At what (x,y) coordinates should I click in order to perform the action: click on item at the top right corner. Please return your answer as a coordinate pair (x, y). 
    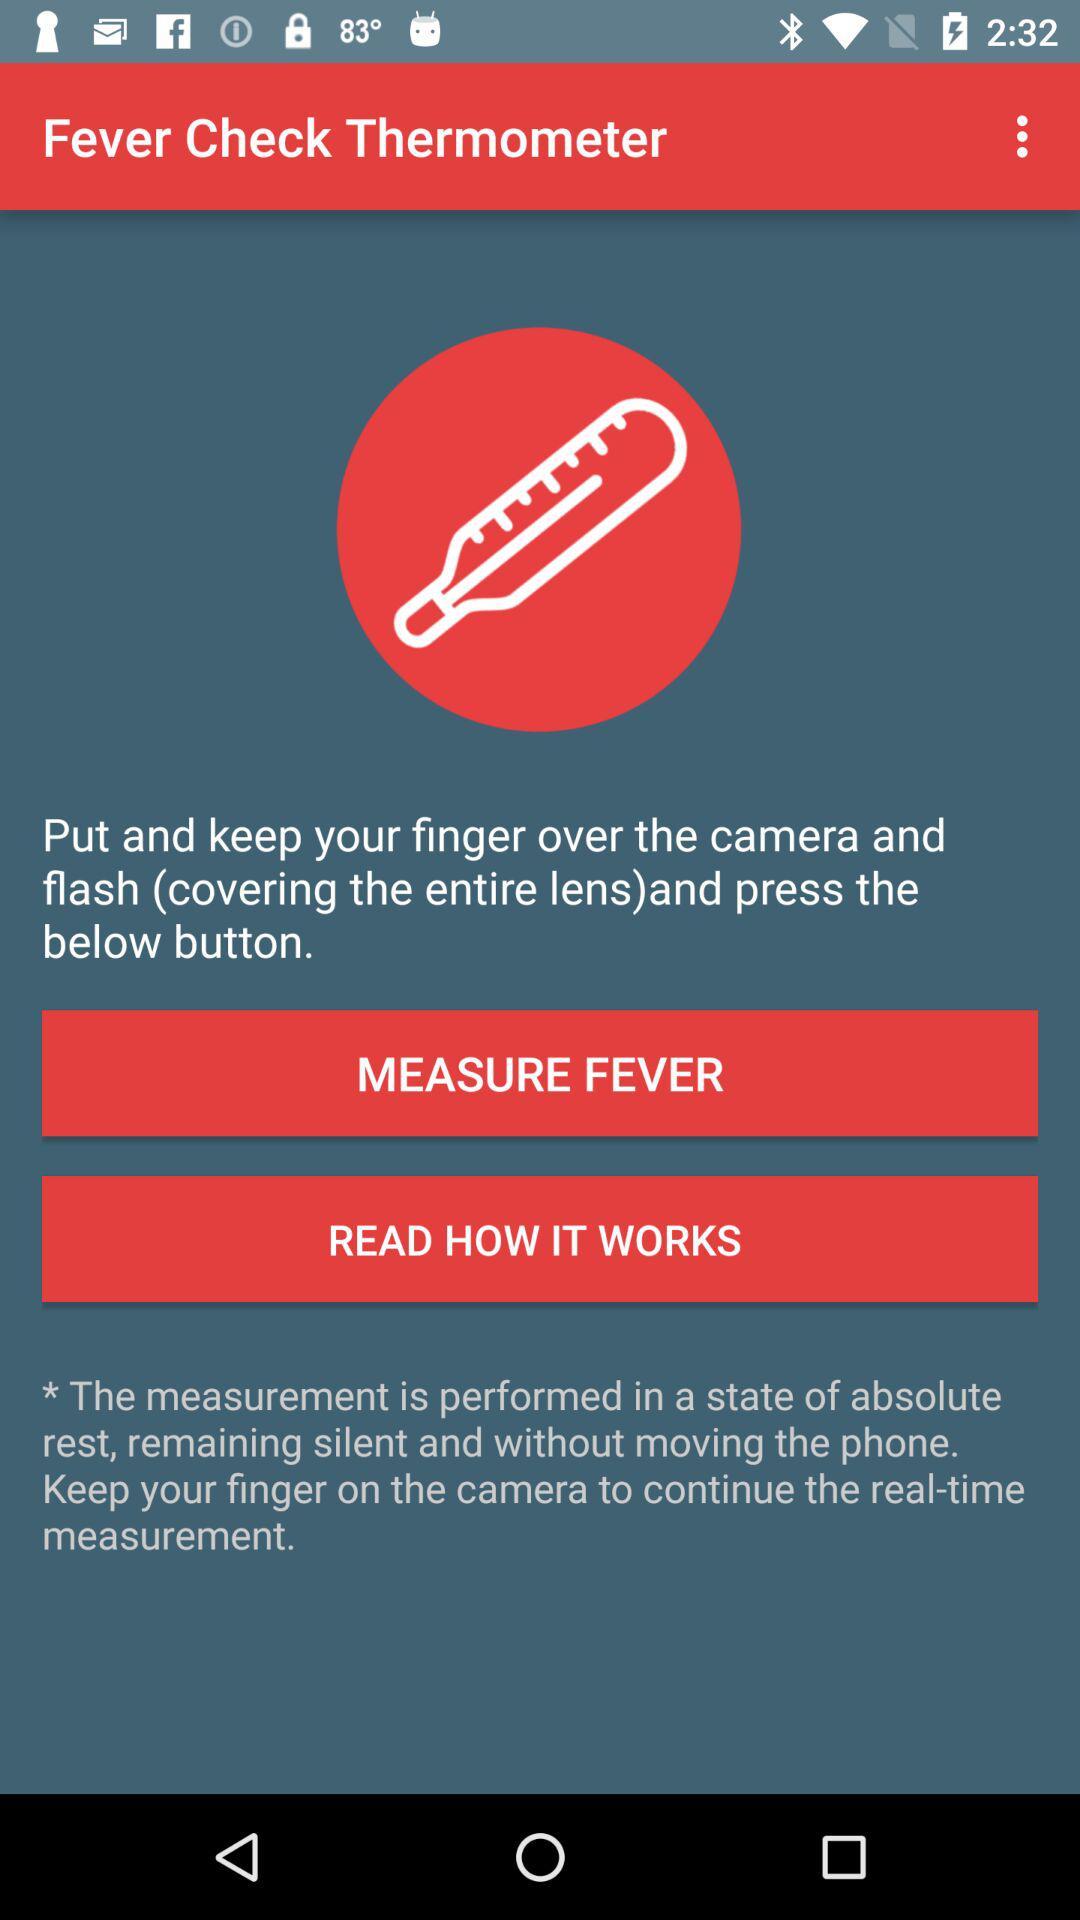
    Looking at the image, I should click on (1027, 135).